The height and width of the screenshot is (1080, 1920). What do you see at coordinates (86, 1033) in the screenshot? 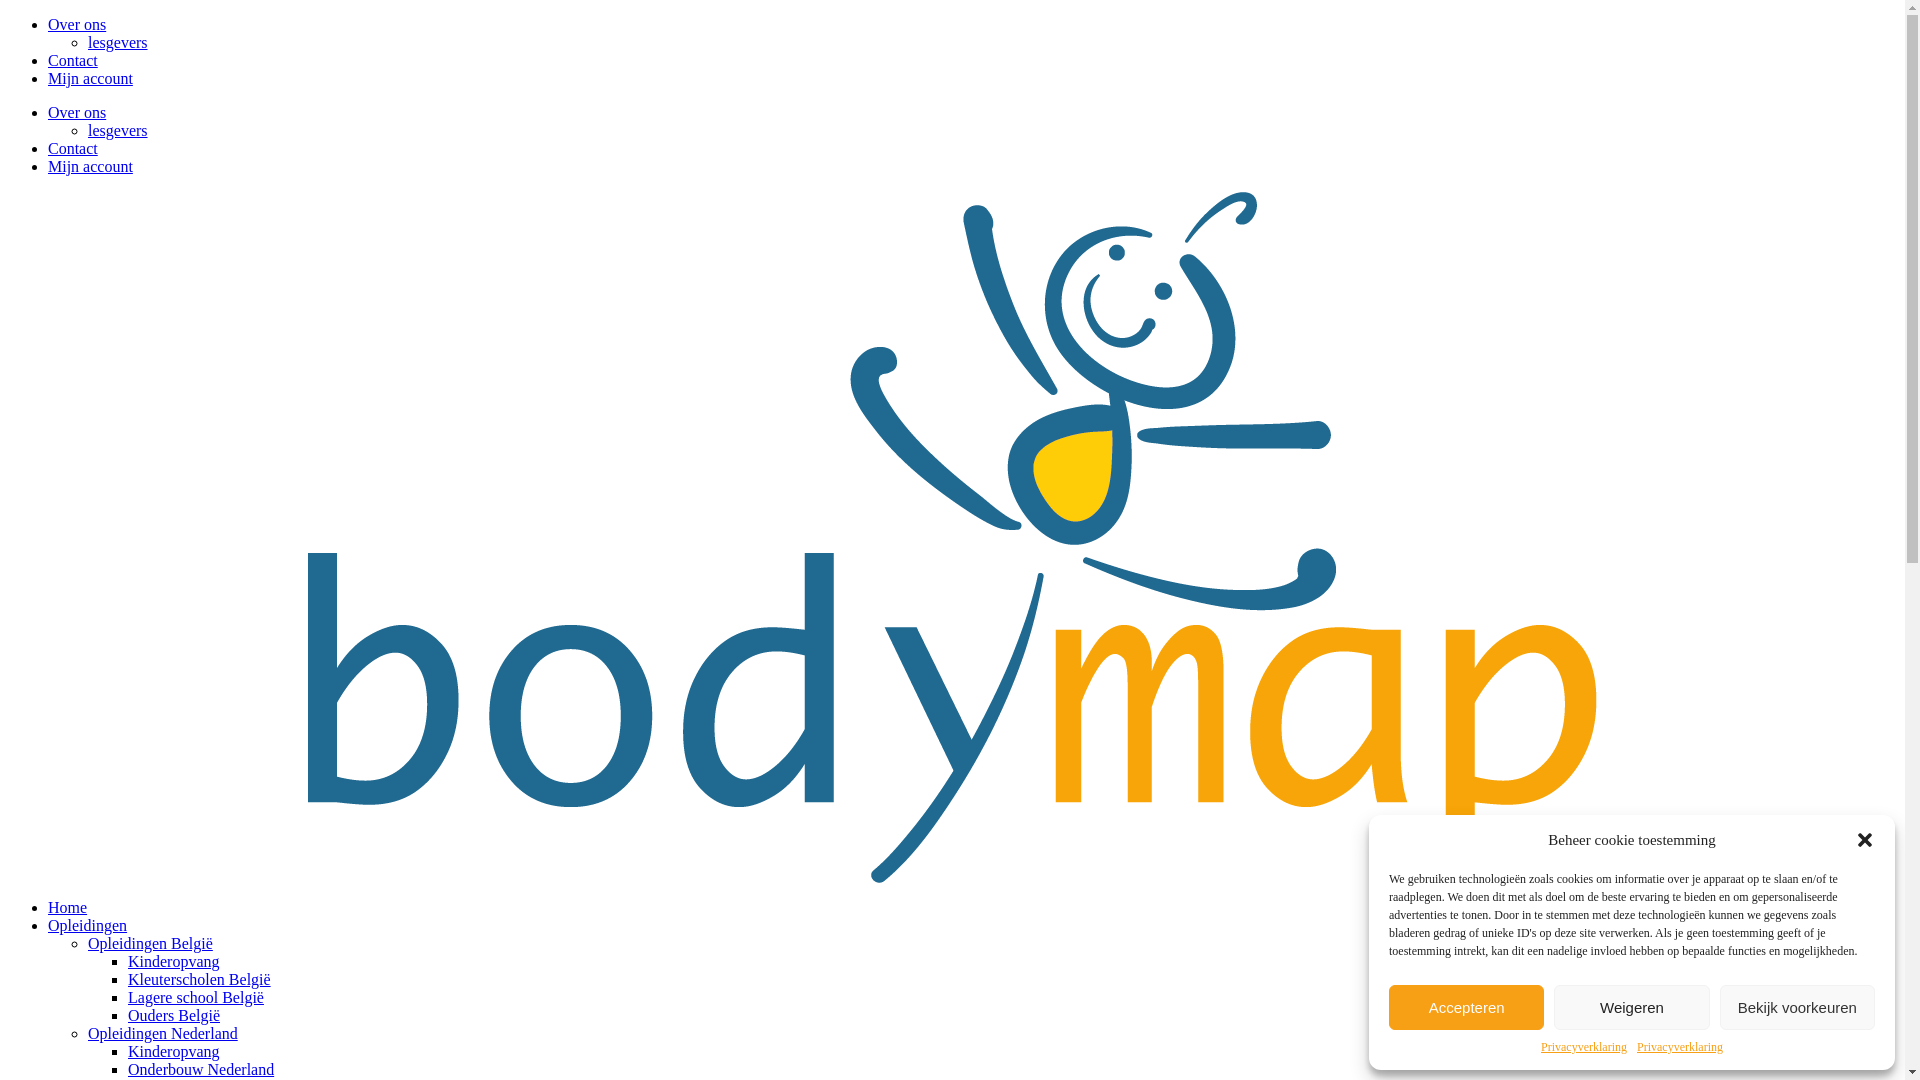
I see `'Opleidingen Nederland'` at bounding box center [86, 1033].